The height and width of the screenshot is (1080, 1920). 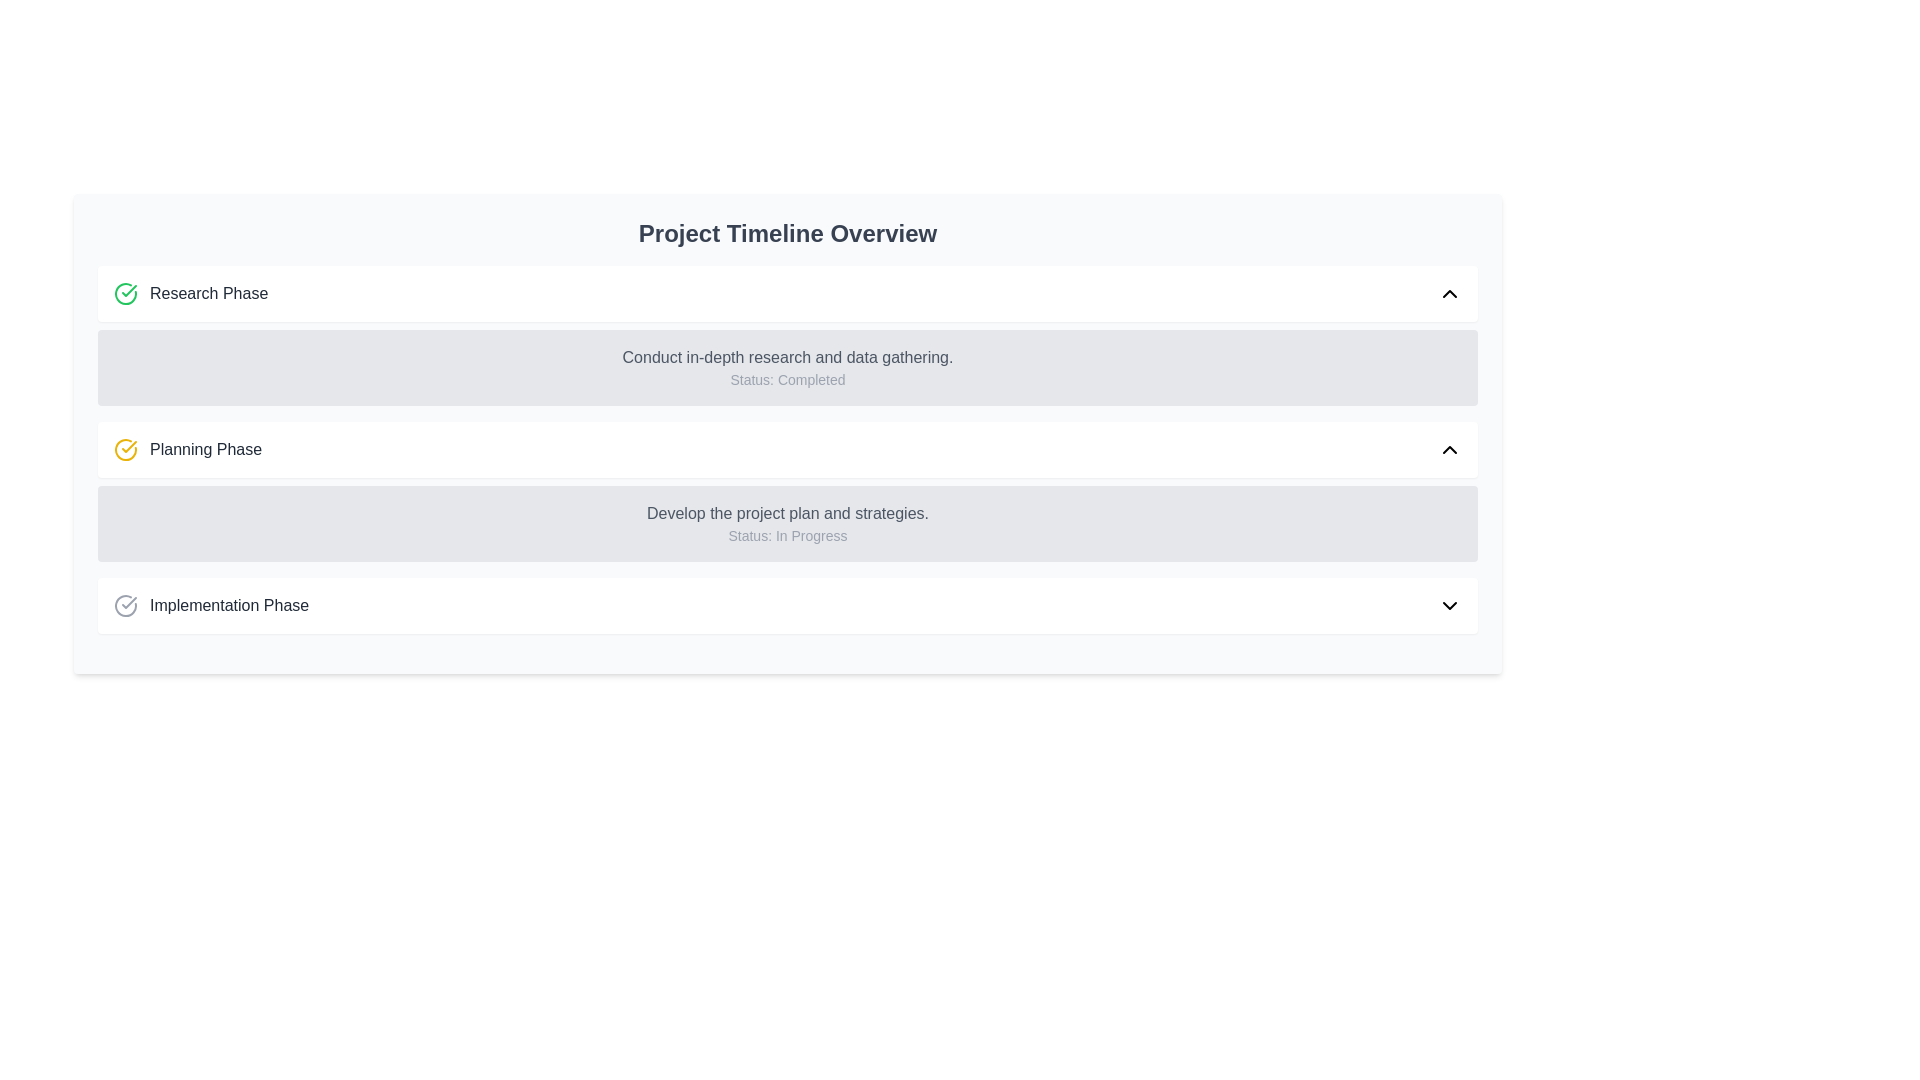 I want to click on the downward-pointing chevron icon button located at the right end of the 'Implementation Phase' section, so click(x=1449, y=604).